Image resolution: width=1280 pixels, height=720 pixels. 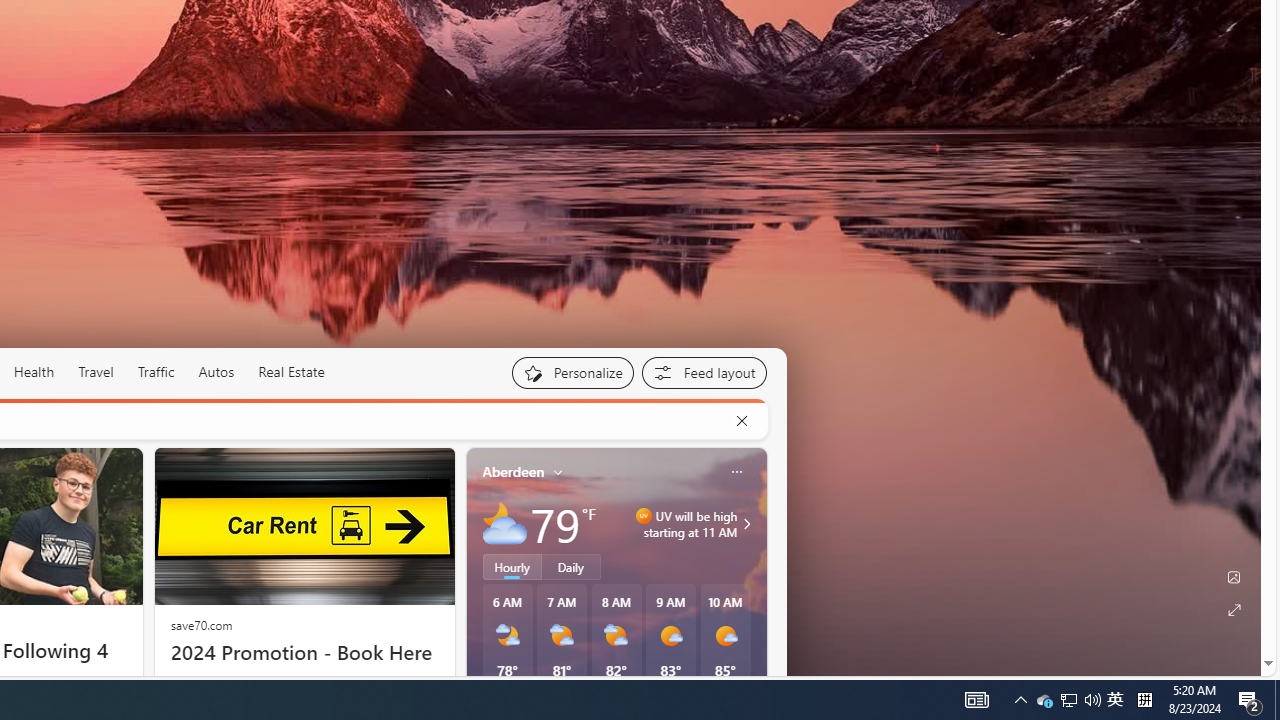 What do you see at coordinates (303, 653) in the screenshot?
I see `'2024 Promotion - Book Here'` at bounding box center [303, 653].